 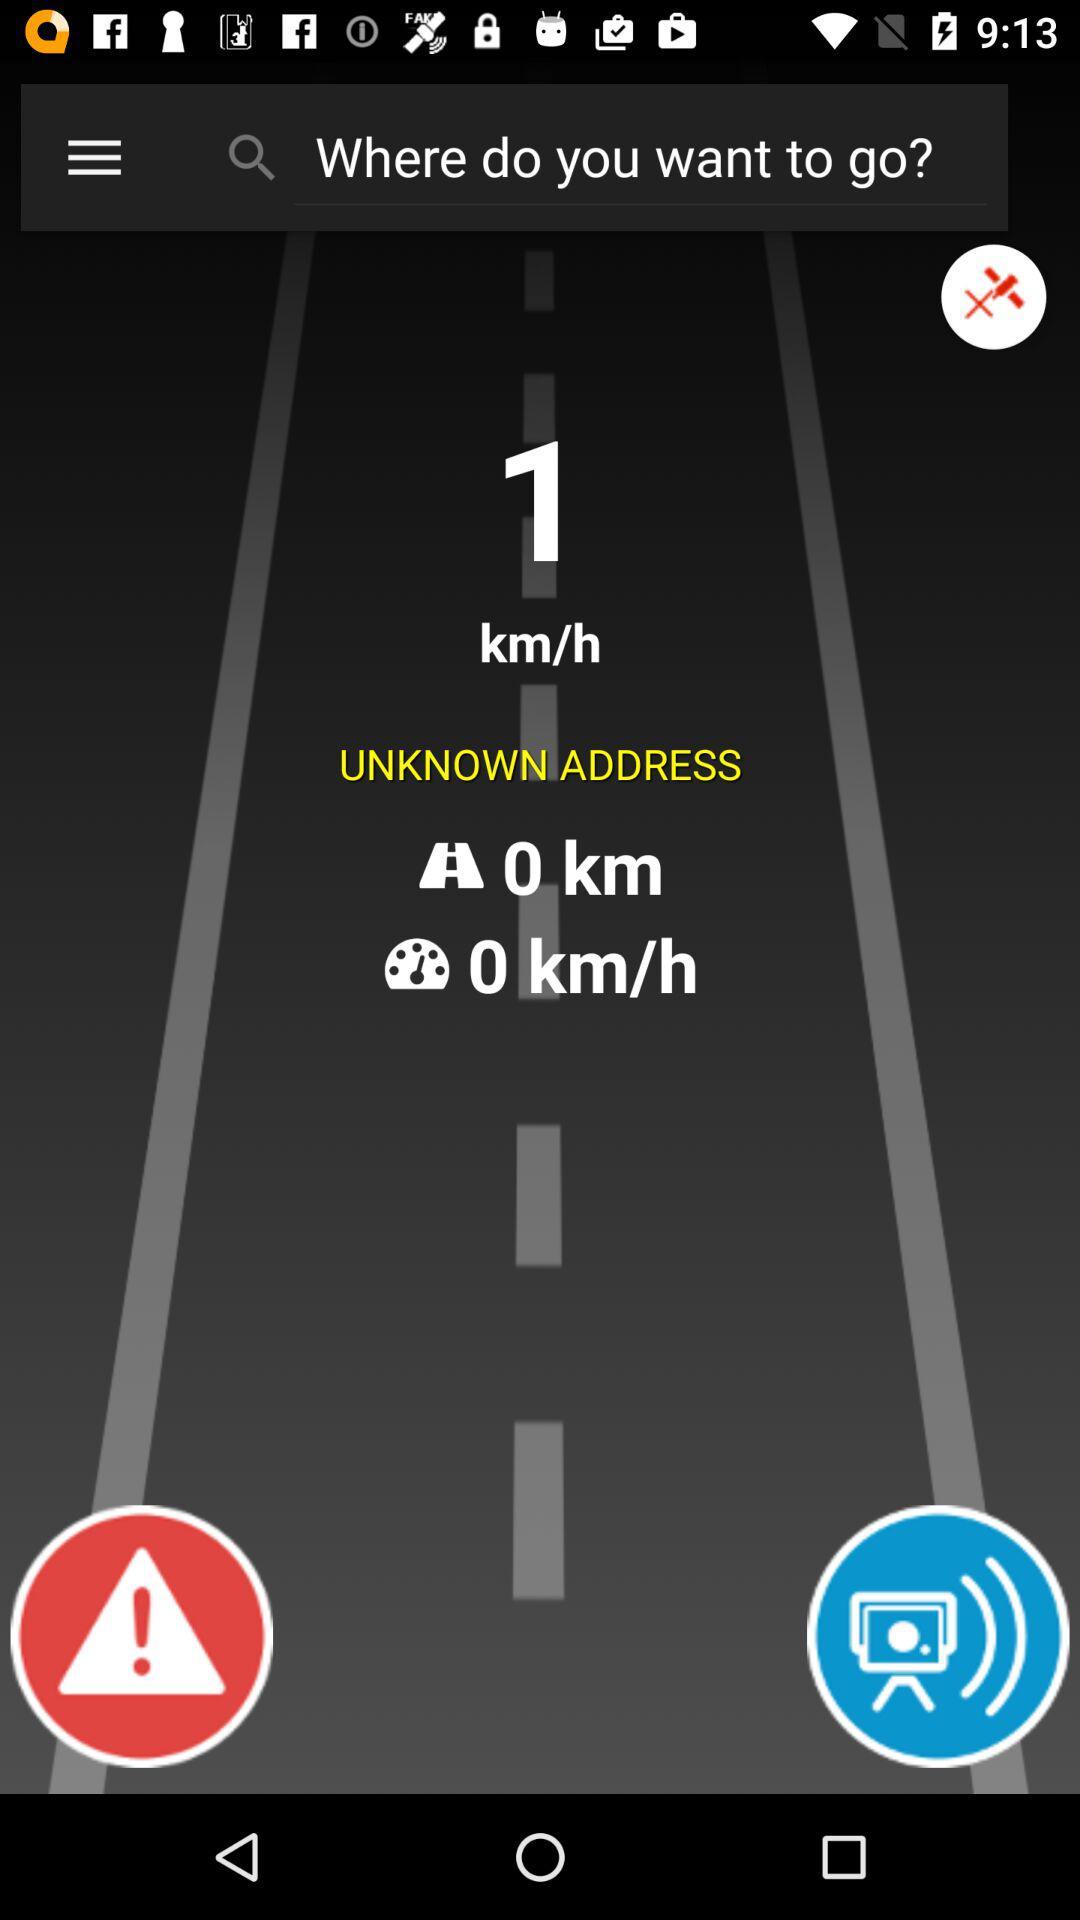 What do you see at coordinates (993, 296) in the screenshot?
I see `icon at the top right corner` at bounding box center [993, 296].